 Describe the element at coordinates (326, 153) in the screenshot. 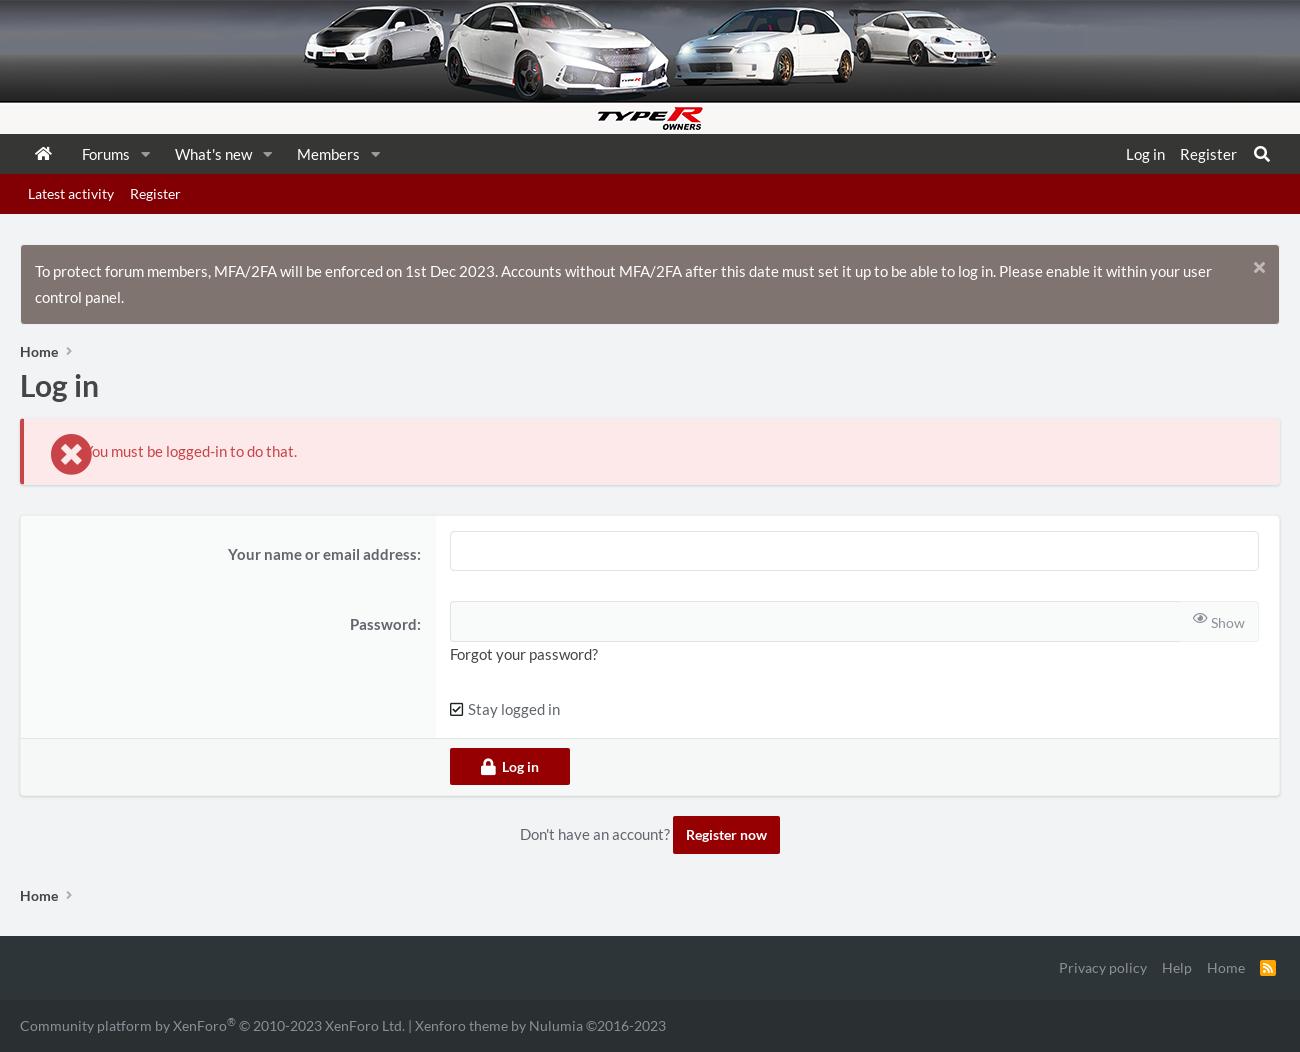

I see `'Members'` at that location.